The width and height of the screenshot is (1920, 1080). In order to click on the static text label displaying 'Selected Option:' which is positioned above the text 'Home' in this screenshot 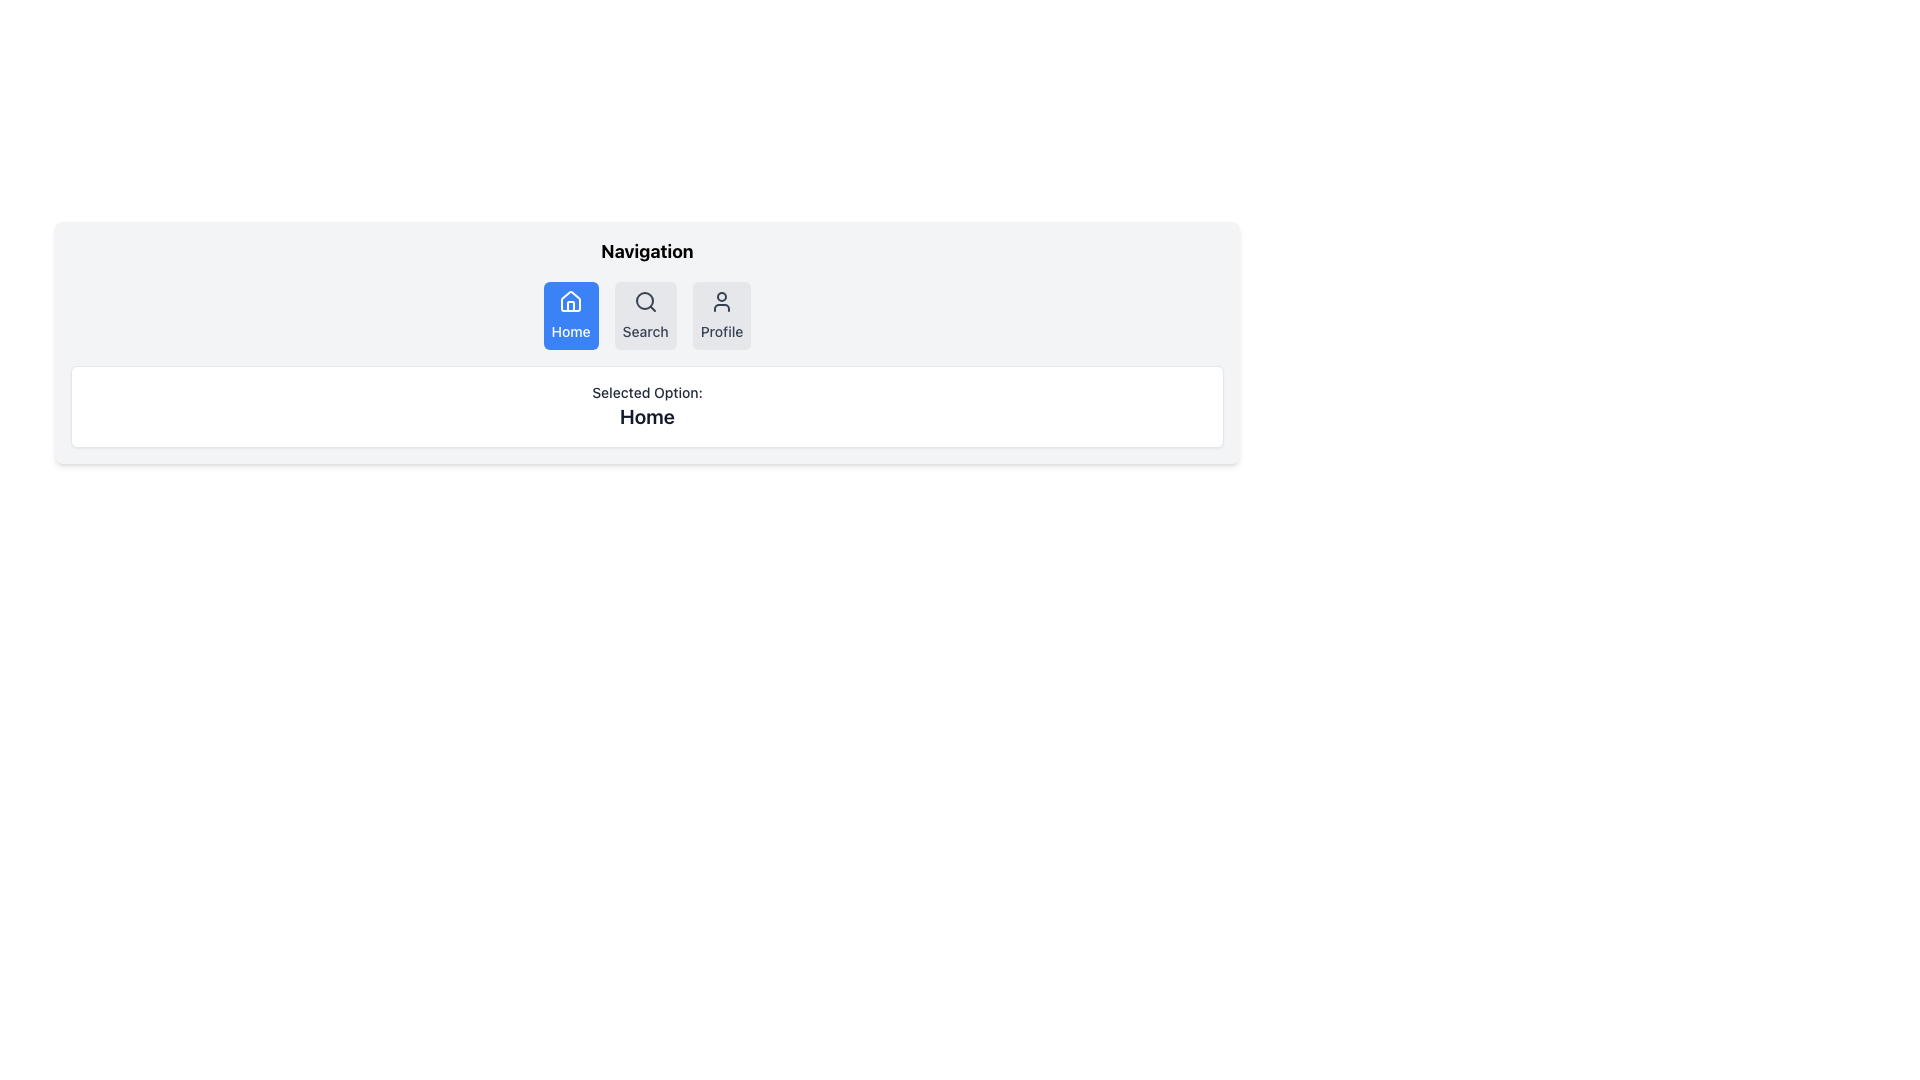, I will do `click(647, 393)`.